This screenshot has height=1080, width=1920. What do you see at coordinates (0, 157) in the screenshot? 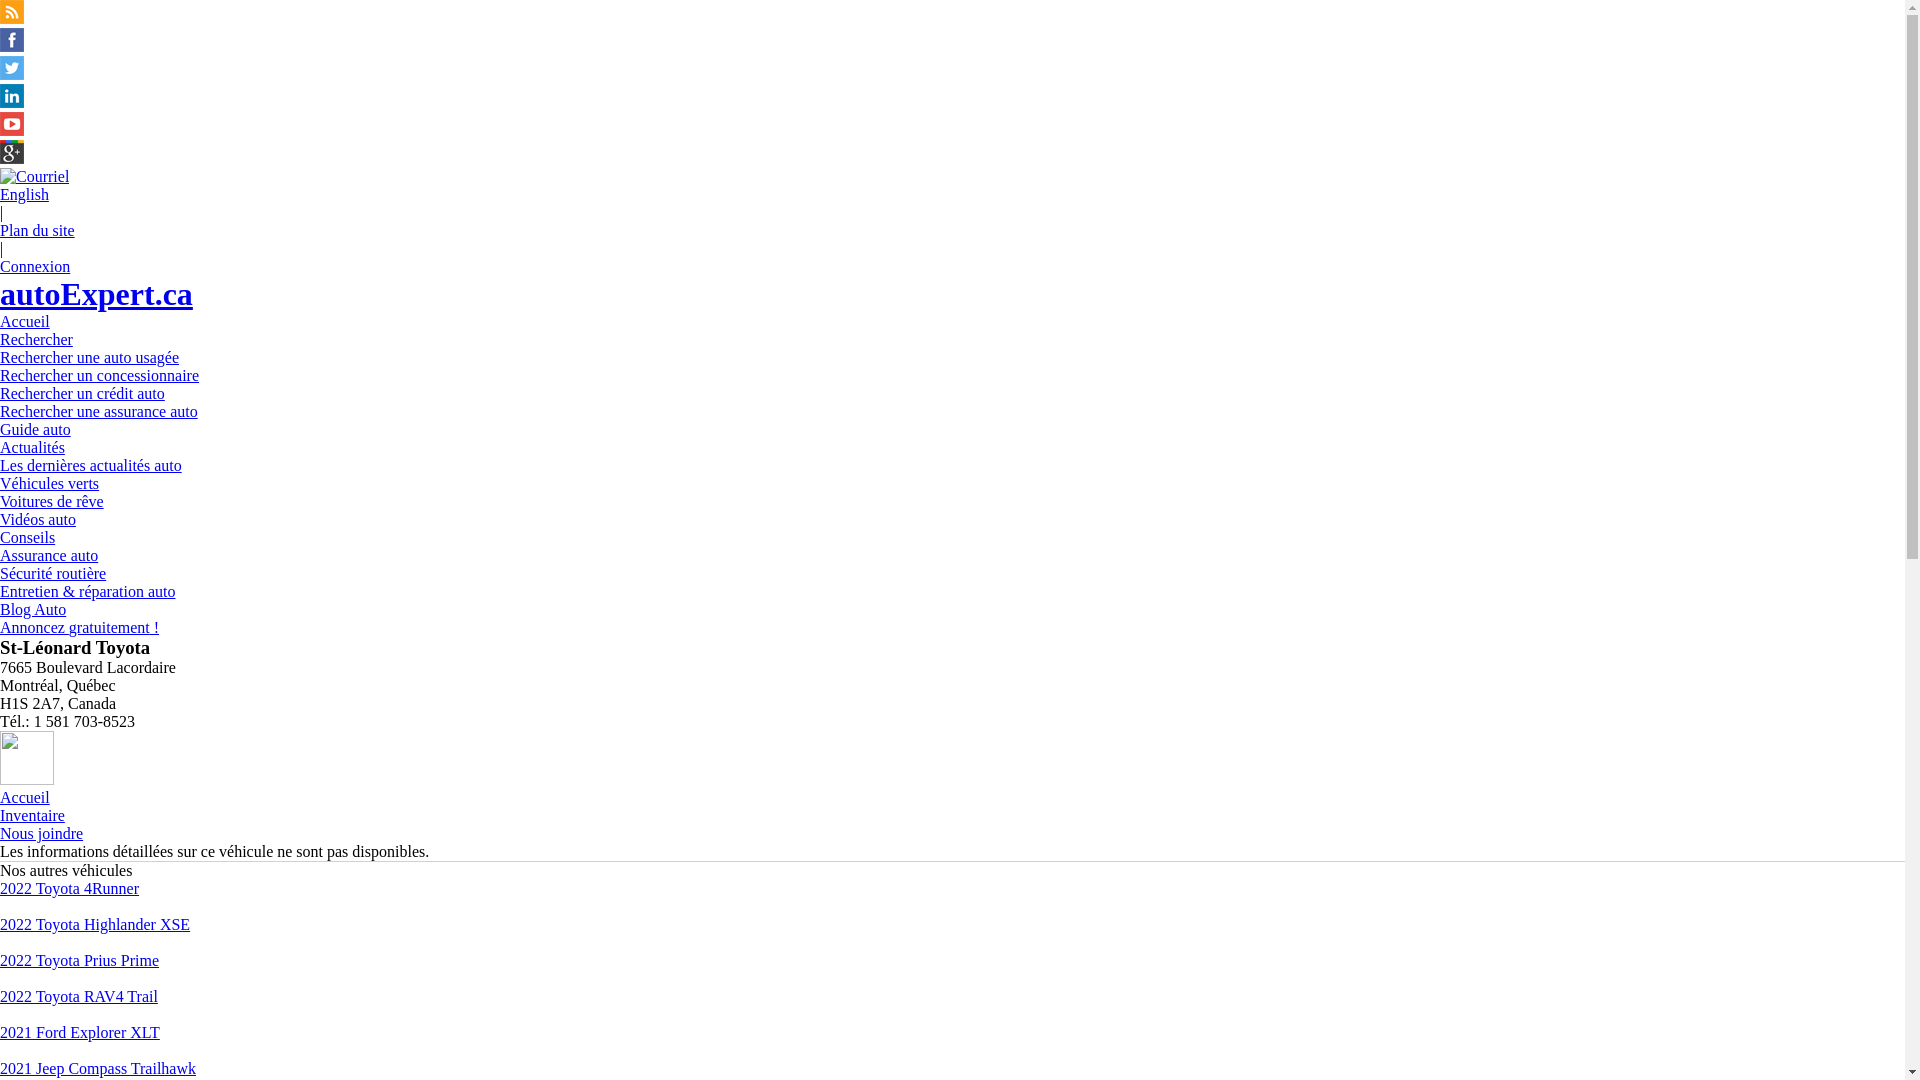
I see `'Suivez autoExpert.ca sur Google Plus'` at bounding box center [0, 157].